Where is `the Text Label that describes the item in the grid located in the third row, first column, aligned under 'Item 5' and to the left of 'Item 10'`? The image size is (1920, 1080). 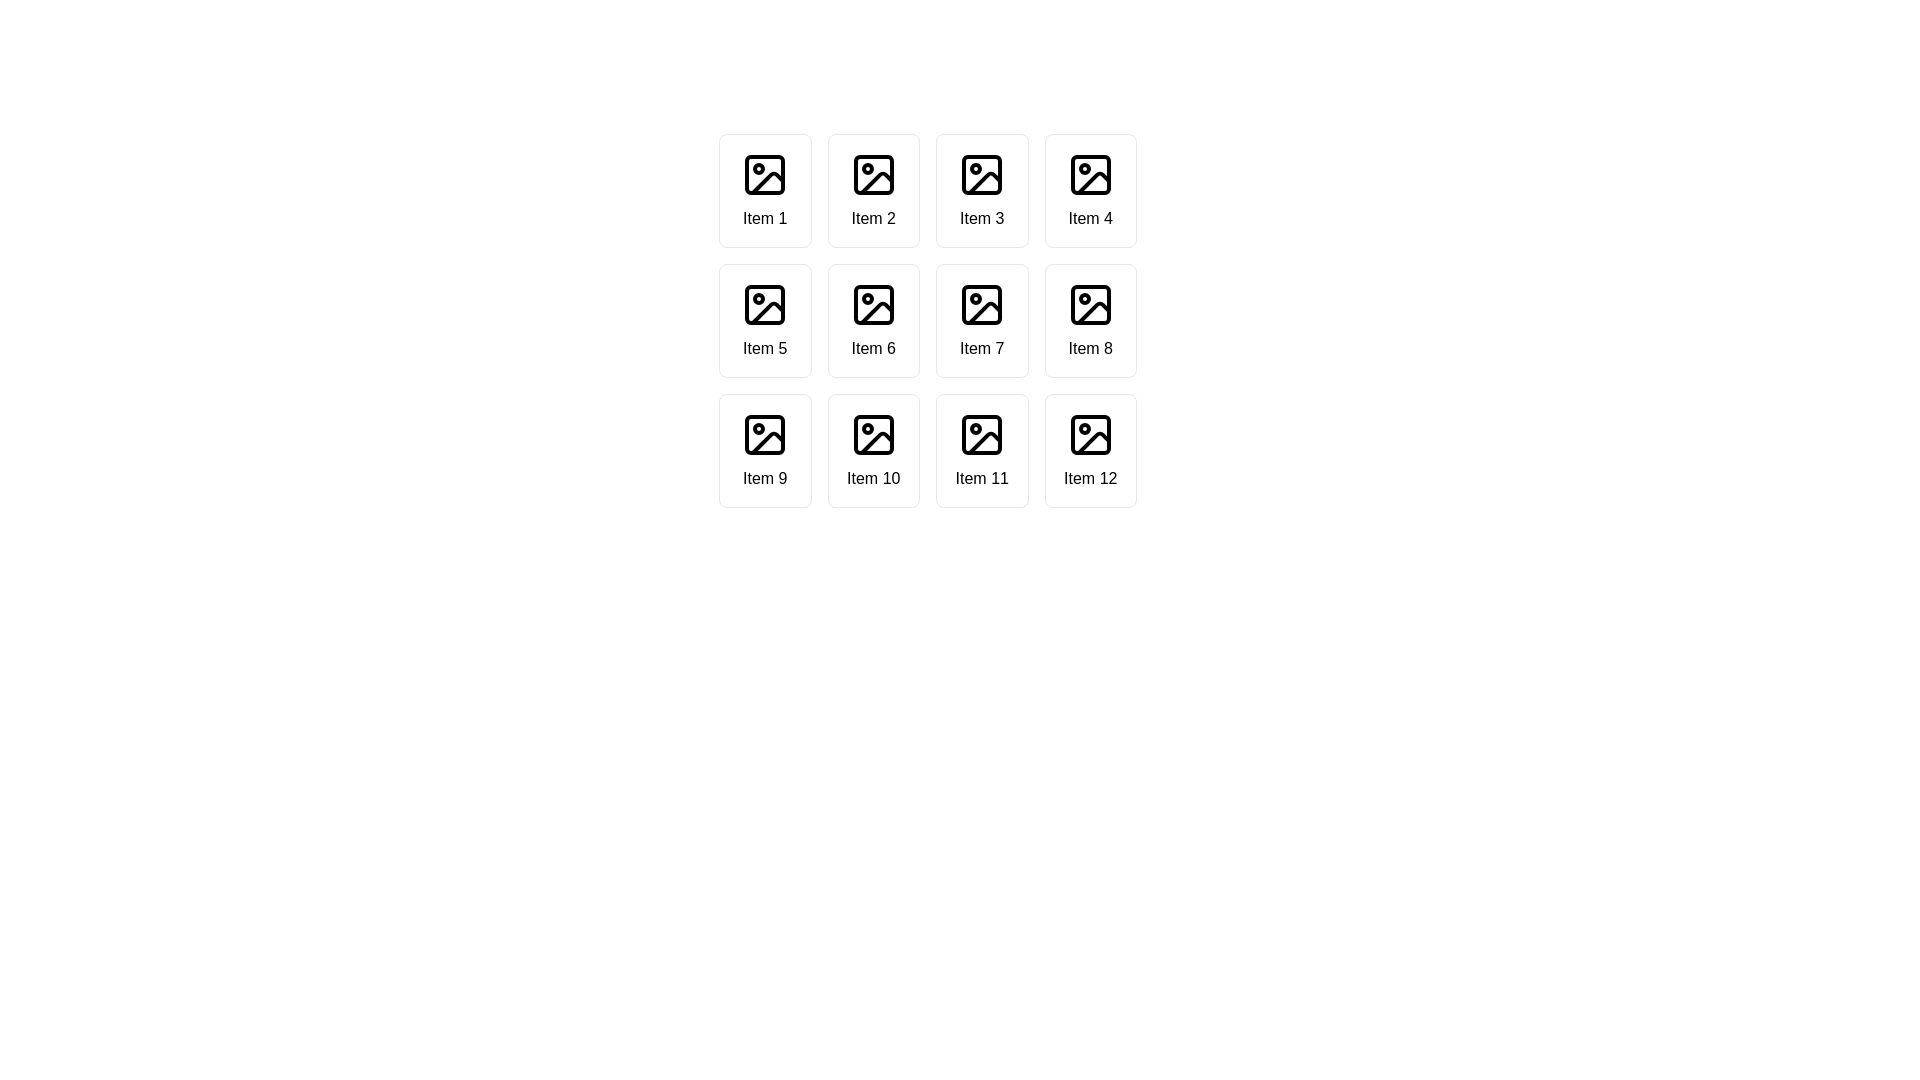 the Text Label that describes the item in the grid located in the third row, first column, aligned under 'Item 5' and to the left of 'Item 10' is located at coordinates (764, 478).